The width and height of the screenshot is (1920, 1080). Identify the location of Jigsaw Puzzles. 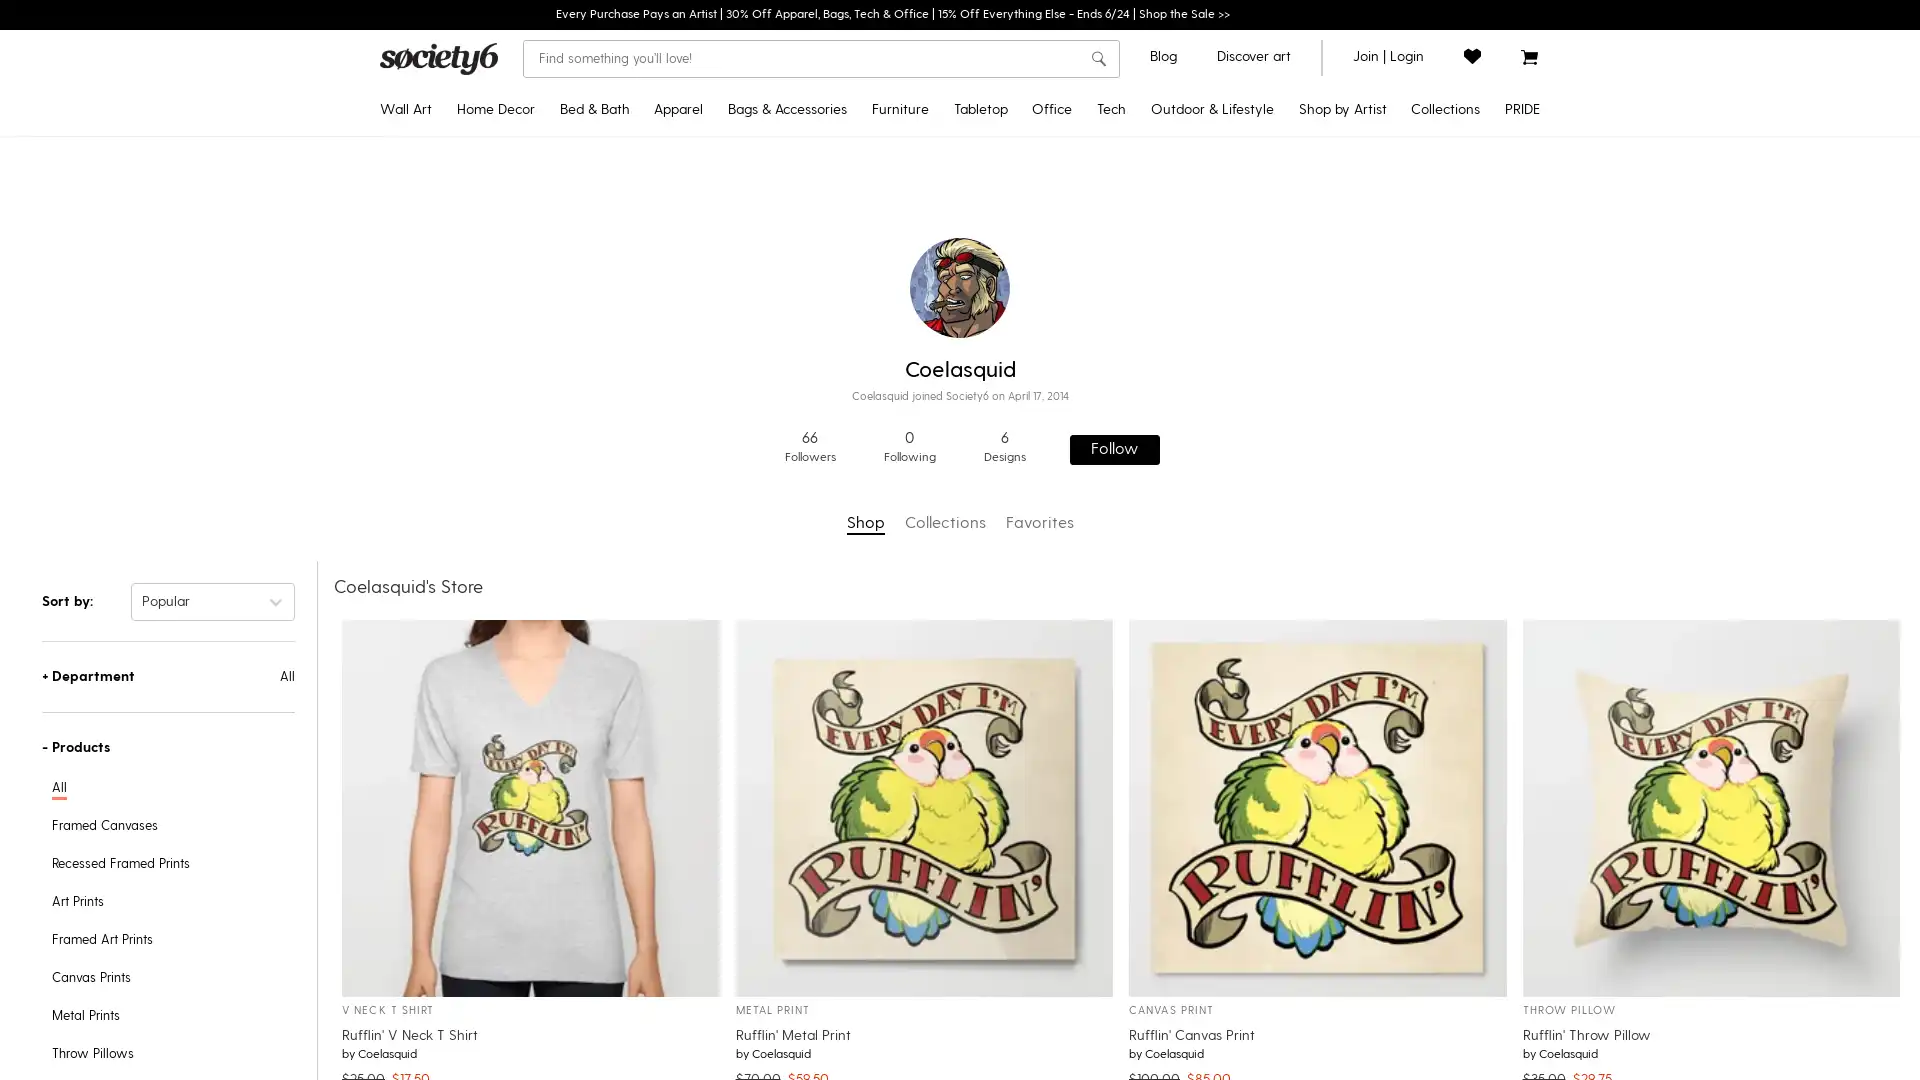
(1101, 257).